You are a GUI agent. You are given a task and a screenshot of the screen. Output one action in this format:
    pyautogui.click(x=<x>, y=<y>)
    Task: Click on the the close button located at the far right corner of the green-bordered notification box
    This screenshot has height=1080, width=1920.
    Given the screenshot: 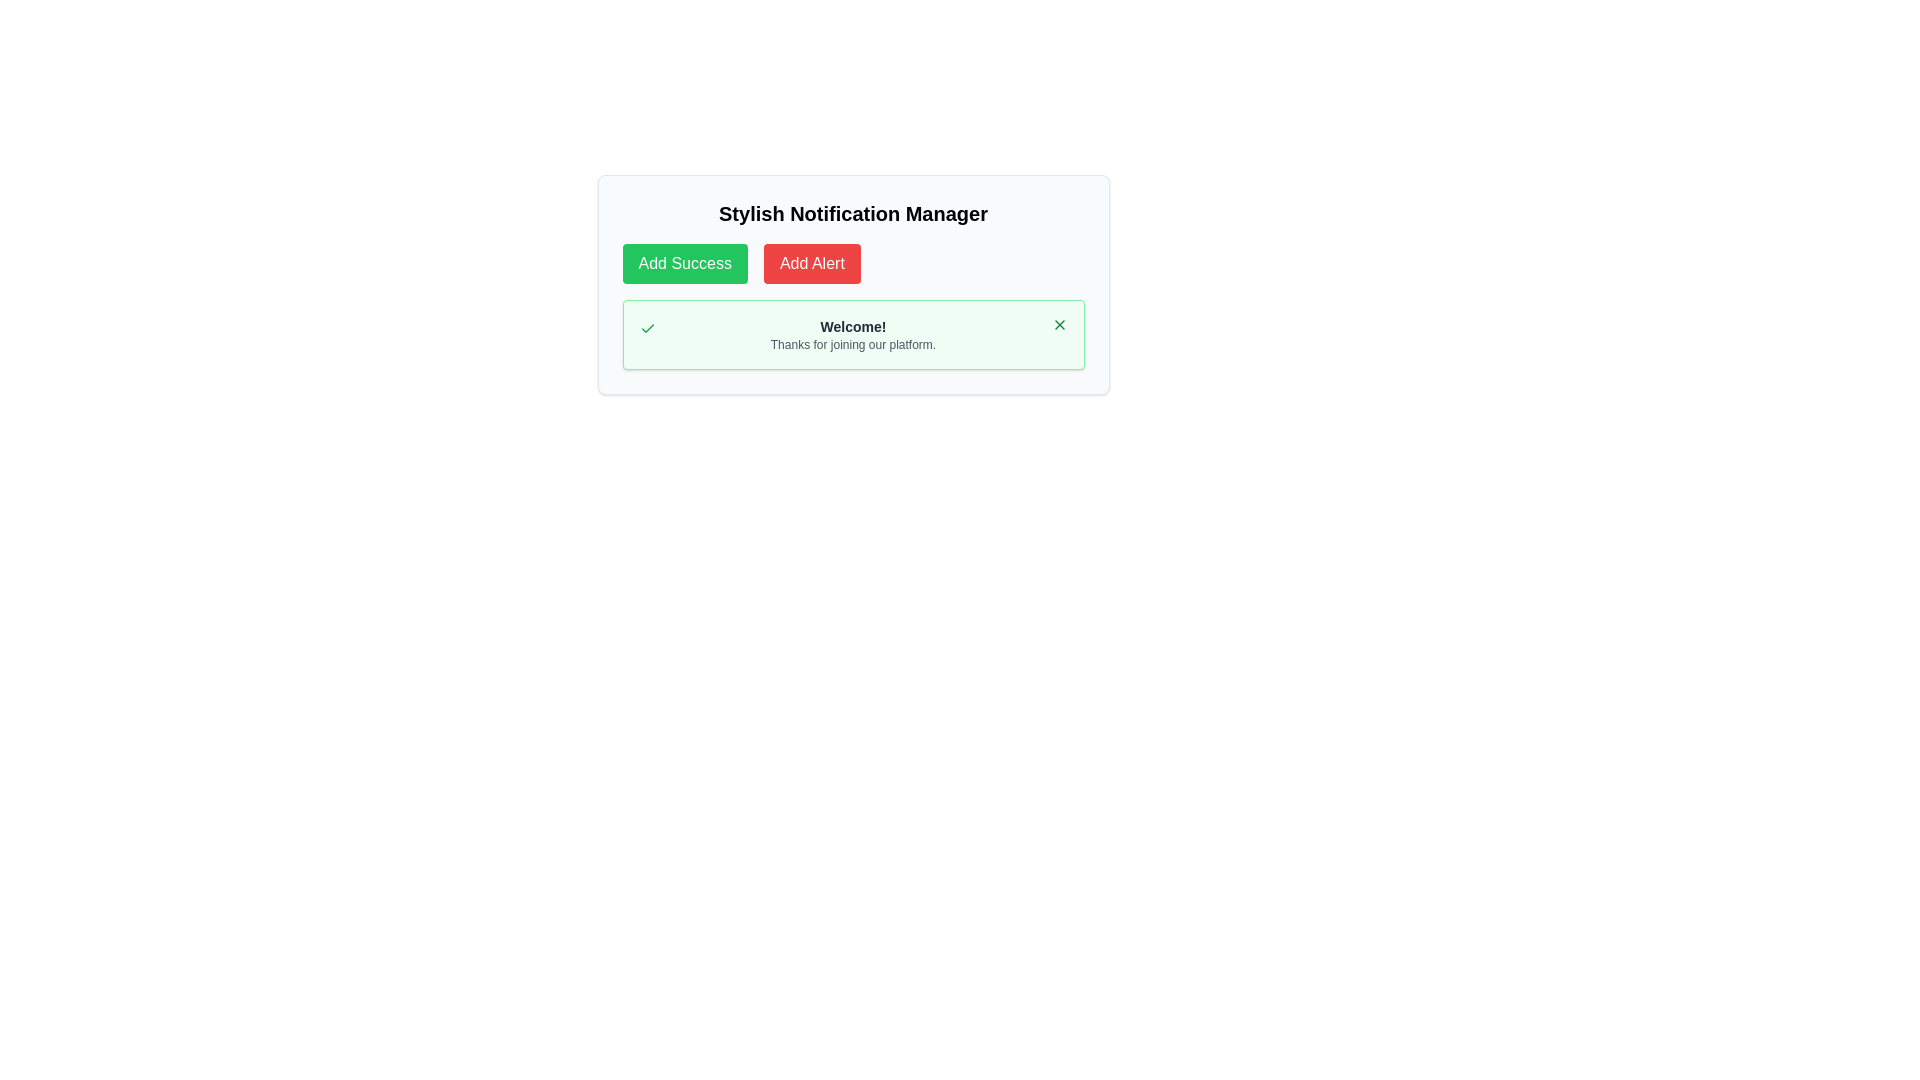 What is the action you would take?
    pyautogui.click(x=1058, y=323)
    